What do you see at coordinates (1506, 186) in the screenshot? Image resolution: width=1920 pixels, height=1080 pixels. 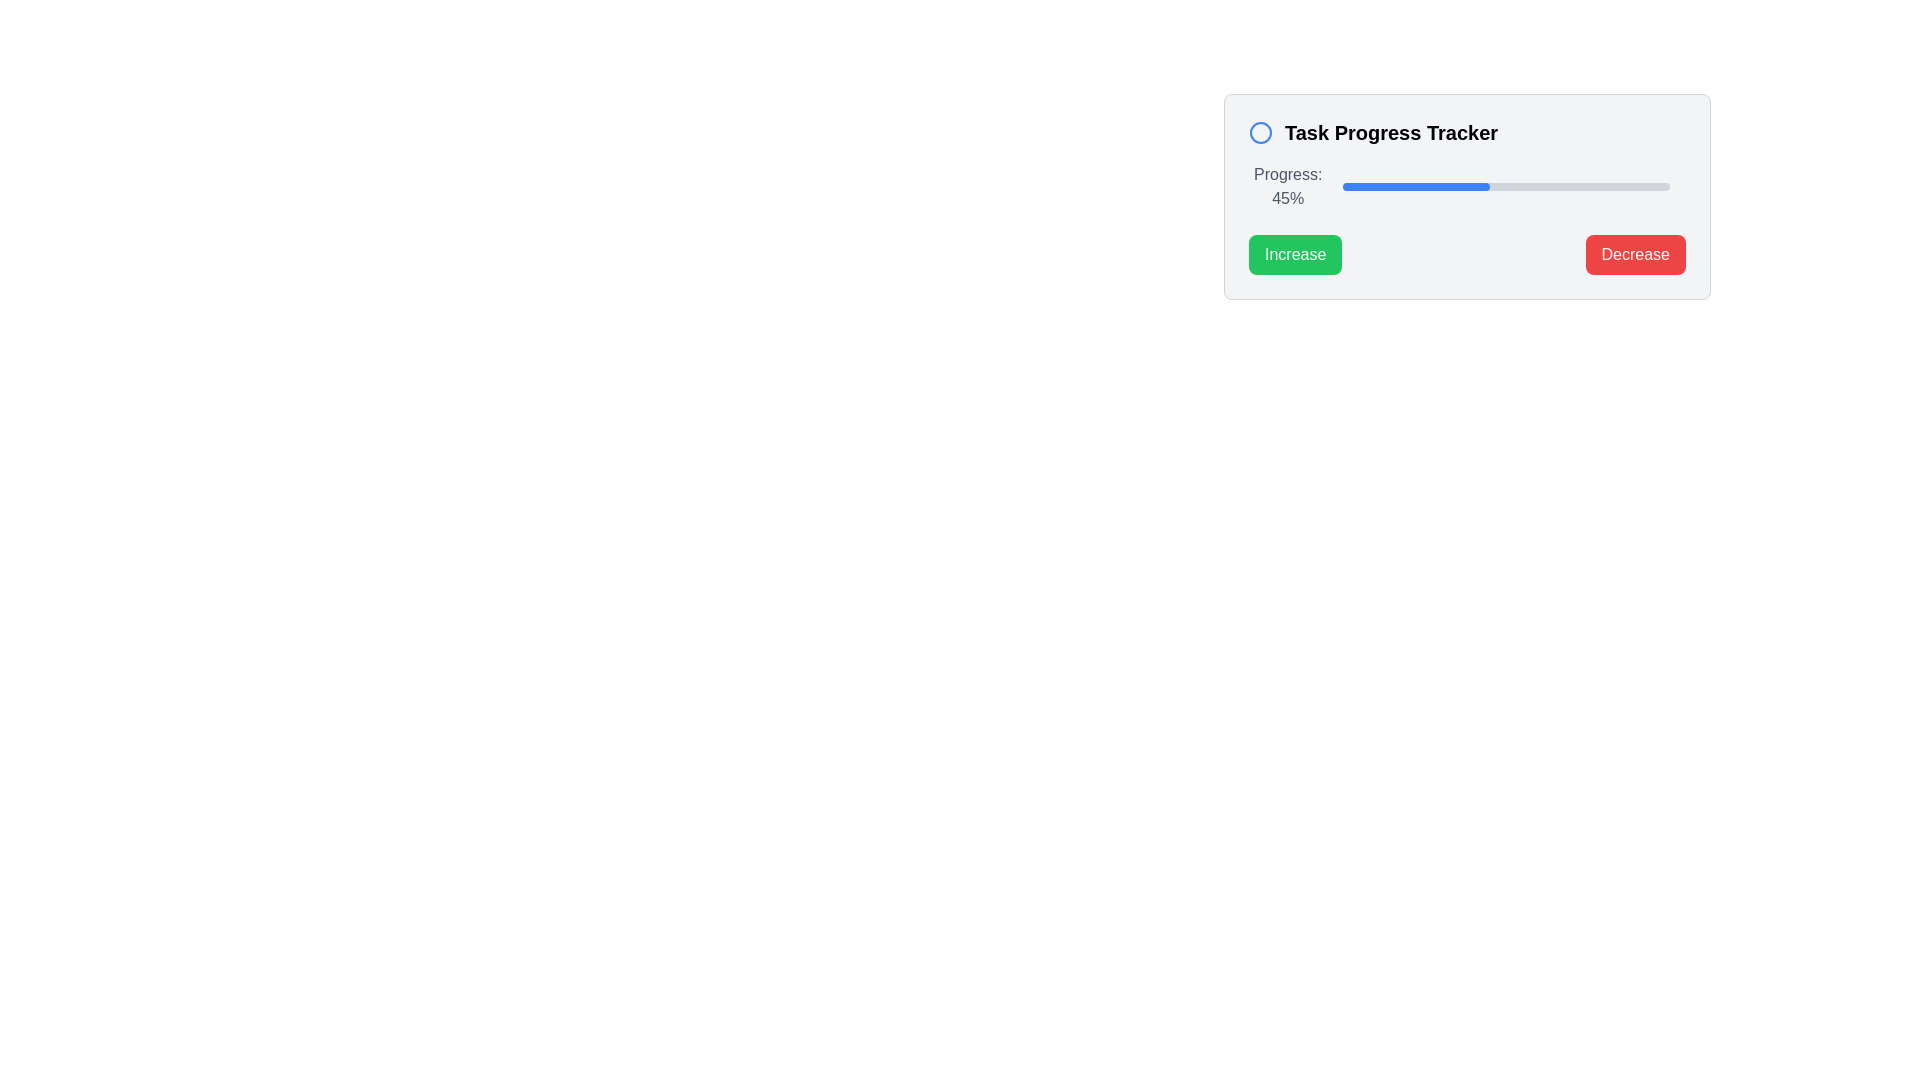 I see `the progress bar located below the text 'Progress: 45%' in the 'Task Progress Tracker' card` at bounding box center [1506, 186].